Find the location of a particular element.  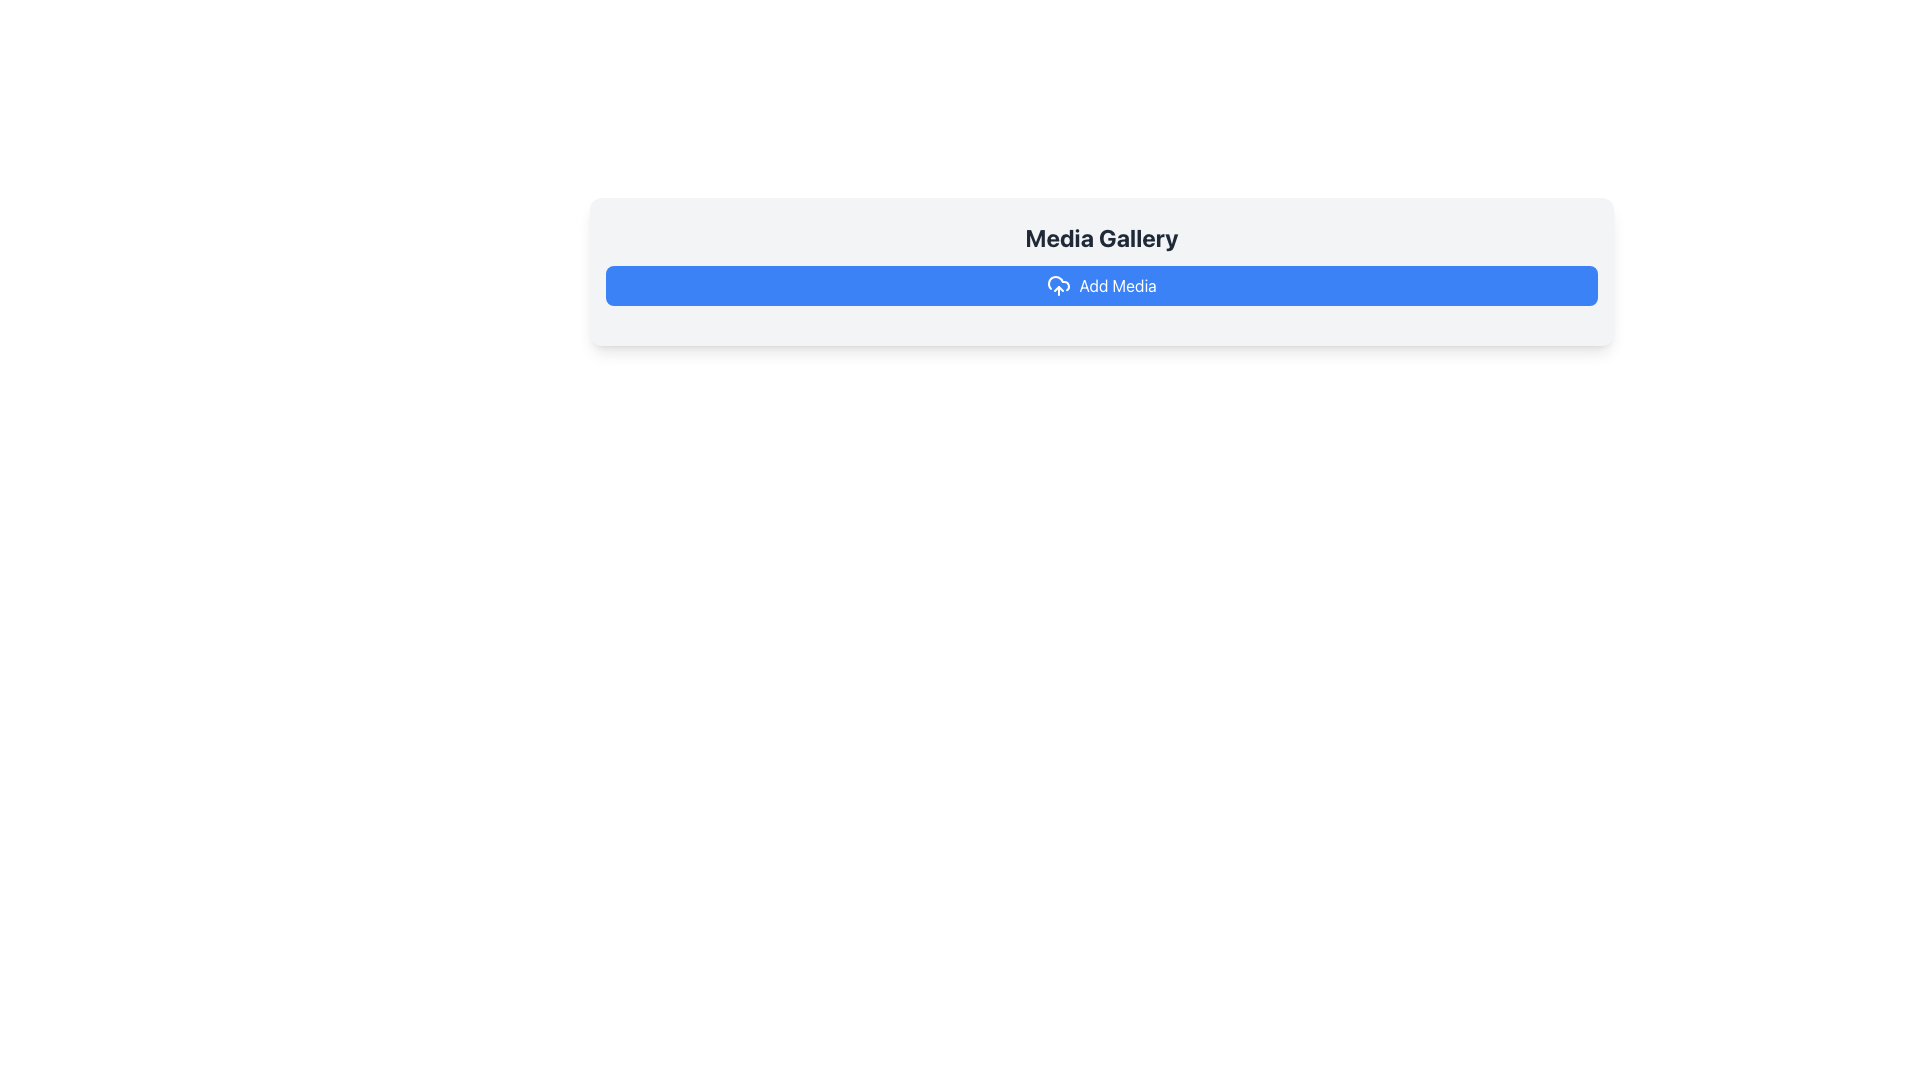

header text located centrally at the top of the media gallery interface, above the 'Add Media' button is located at coordinates (1101, 237).